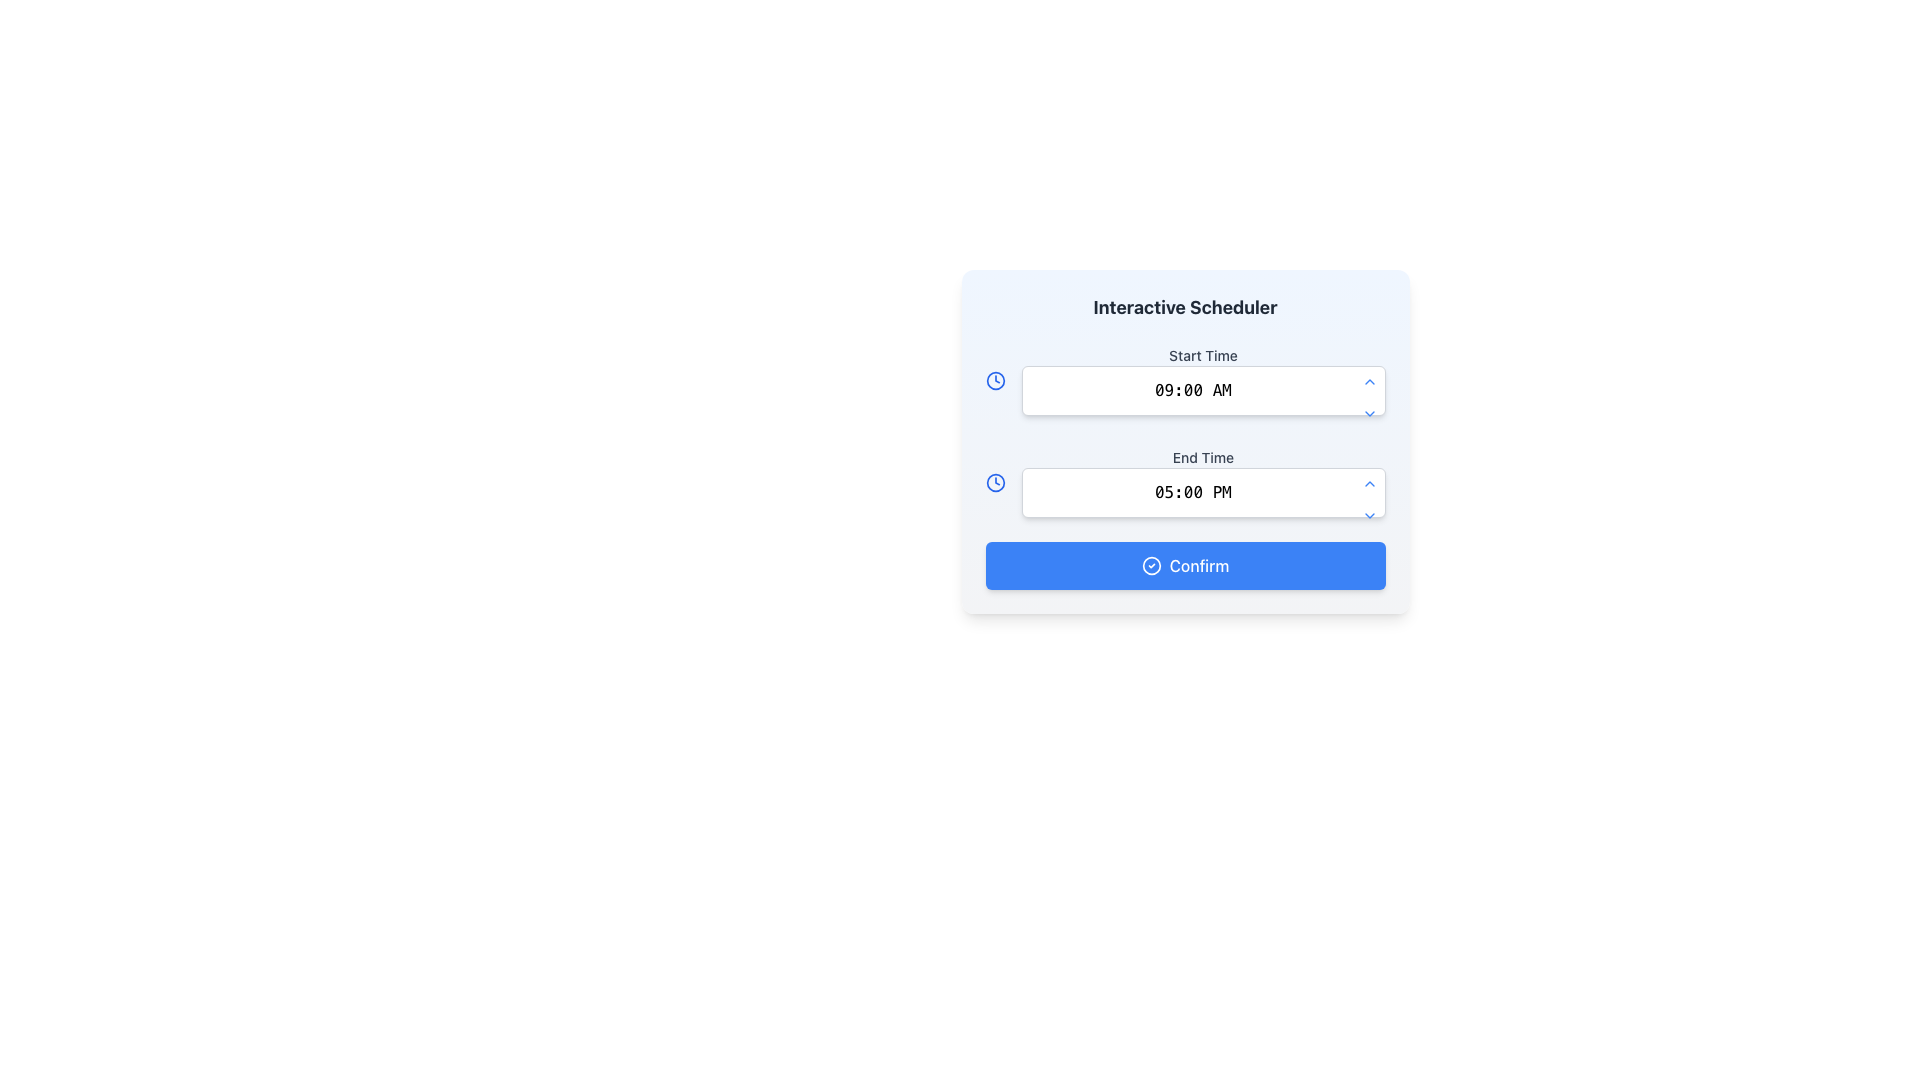 The width and height of the screenshot is (1920, 1080). Describe the element at coordinates (1185, 308) in the screenshot. I see `the header element displaying the text 'Interactive Scheduler' which is bold and large, centrally aligned in dark gray on a light background` at that location.